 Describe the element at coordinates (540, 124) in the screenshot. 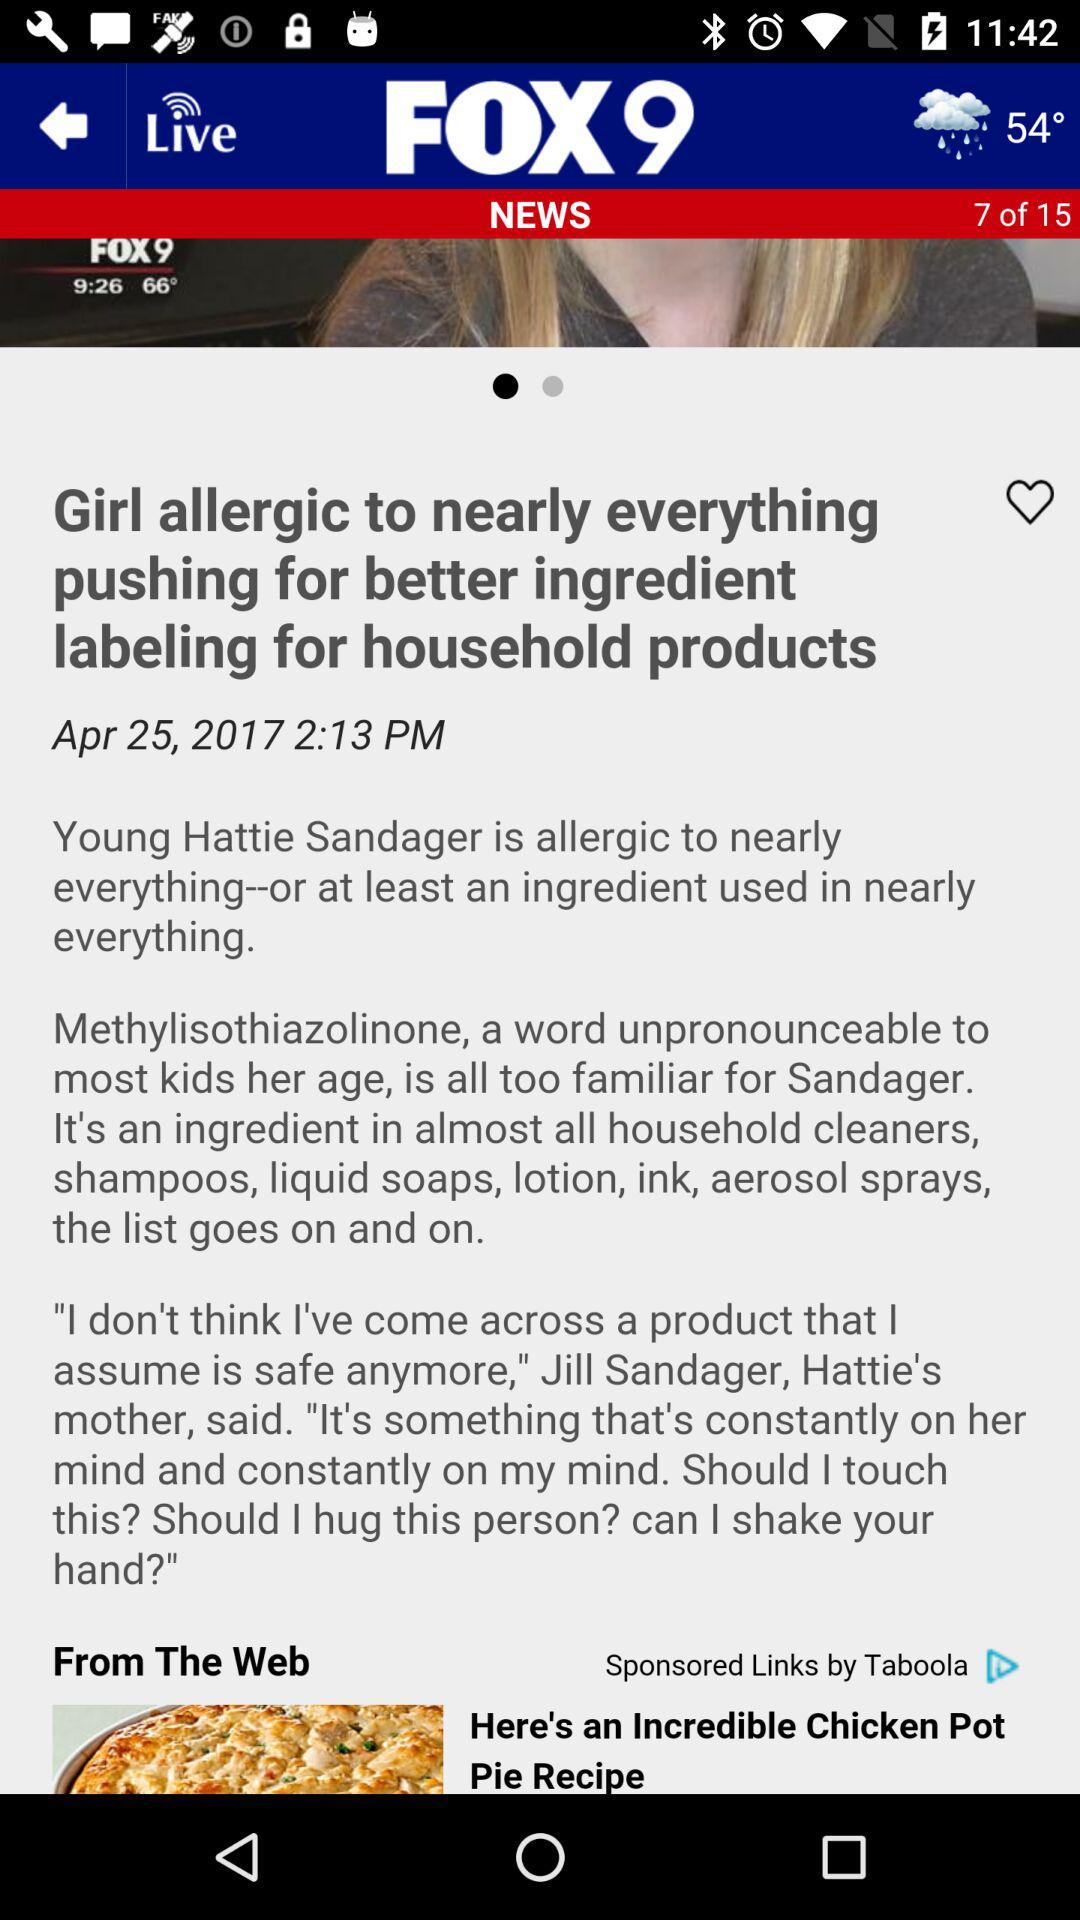

I see `title icon` at that location.